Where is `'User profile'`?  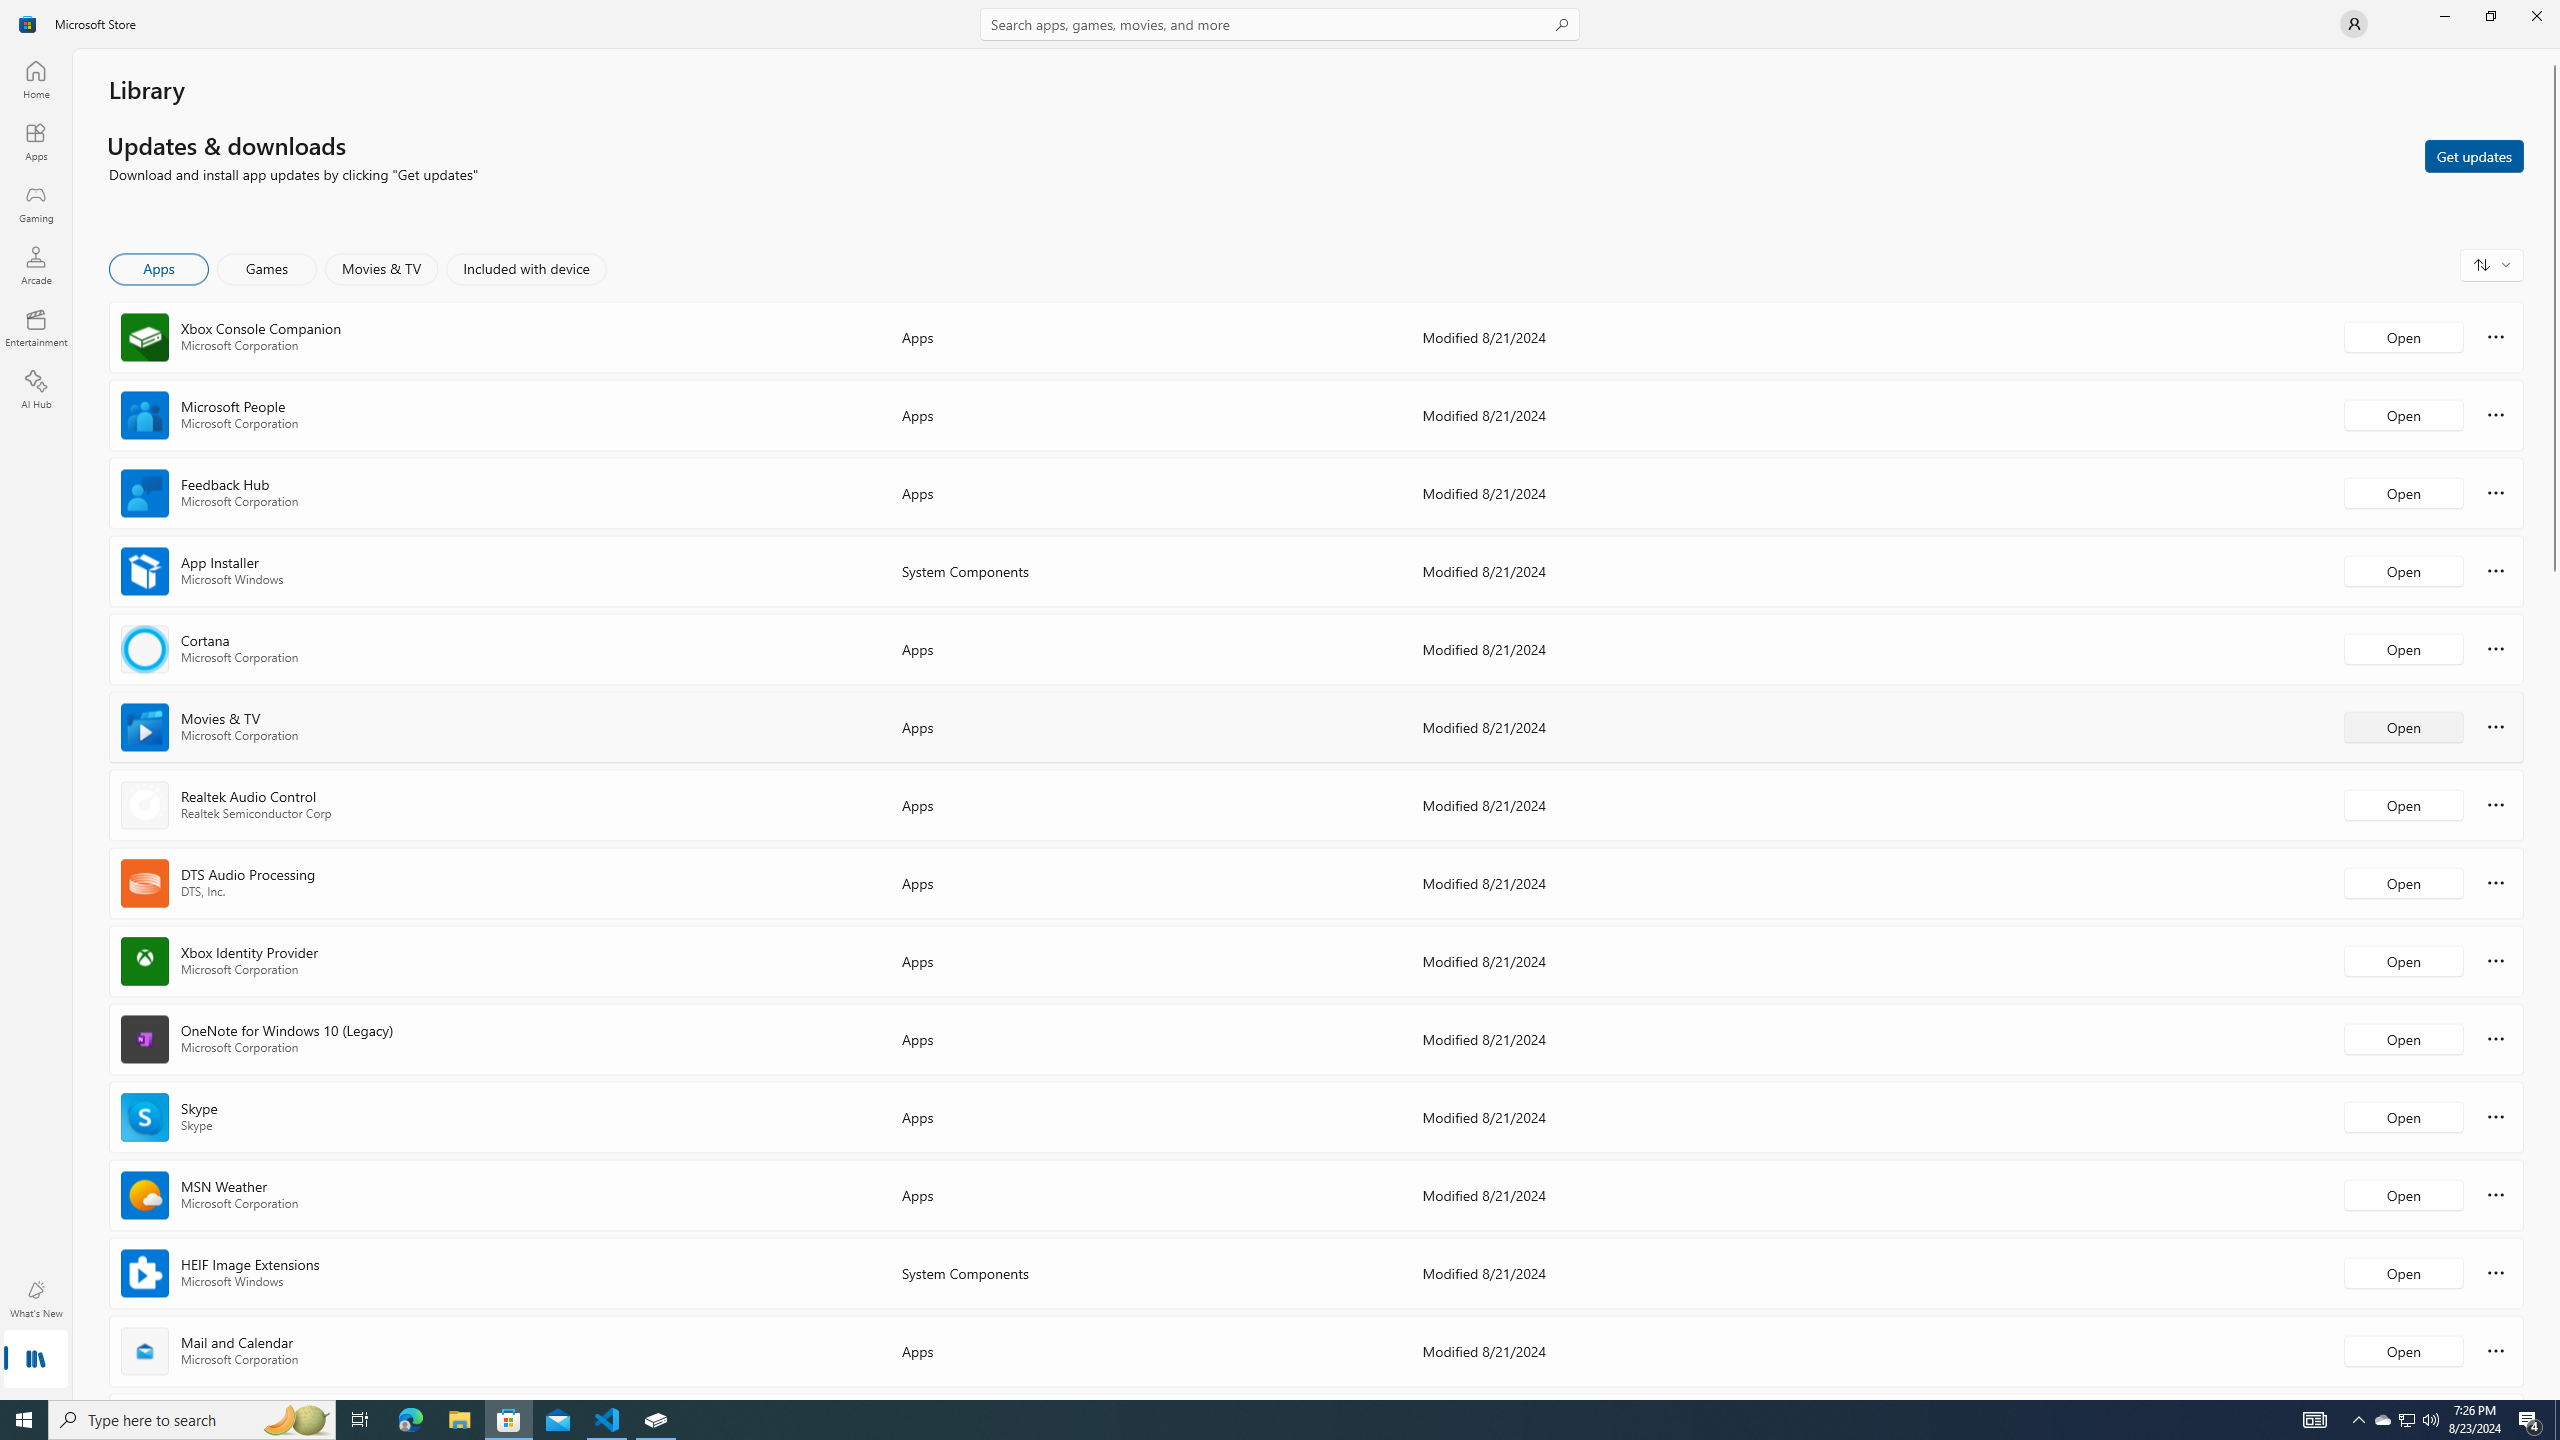 'User profile' is located at coordinates (2352, 22).